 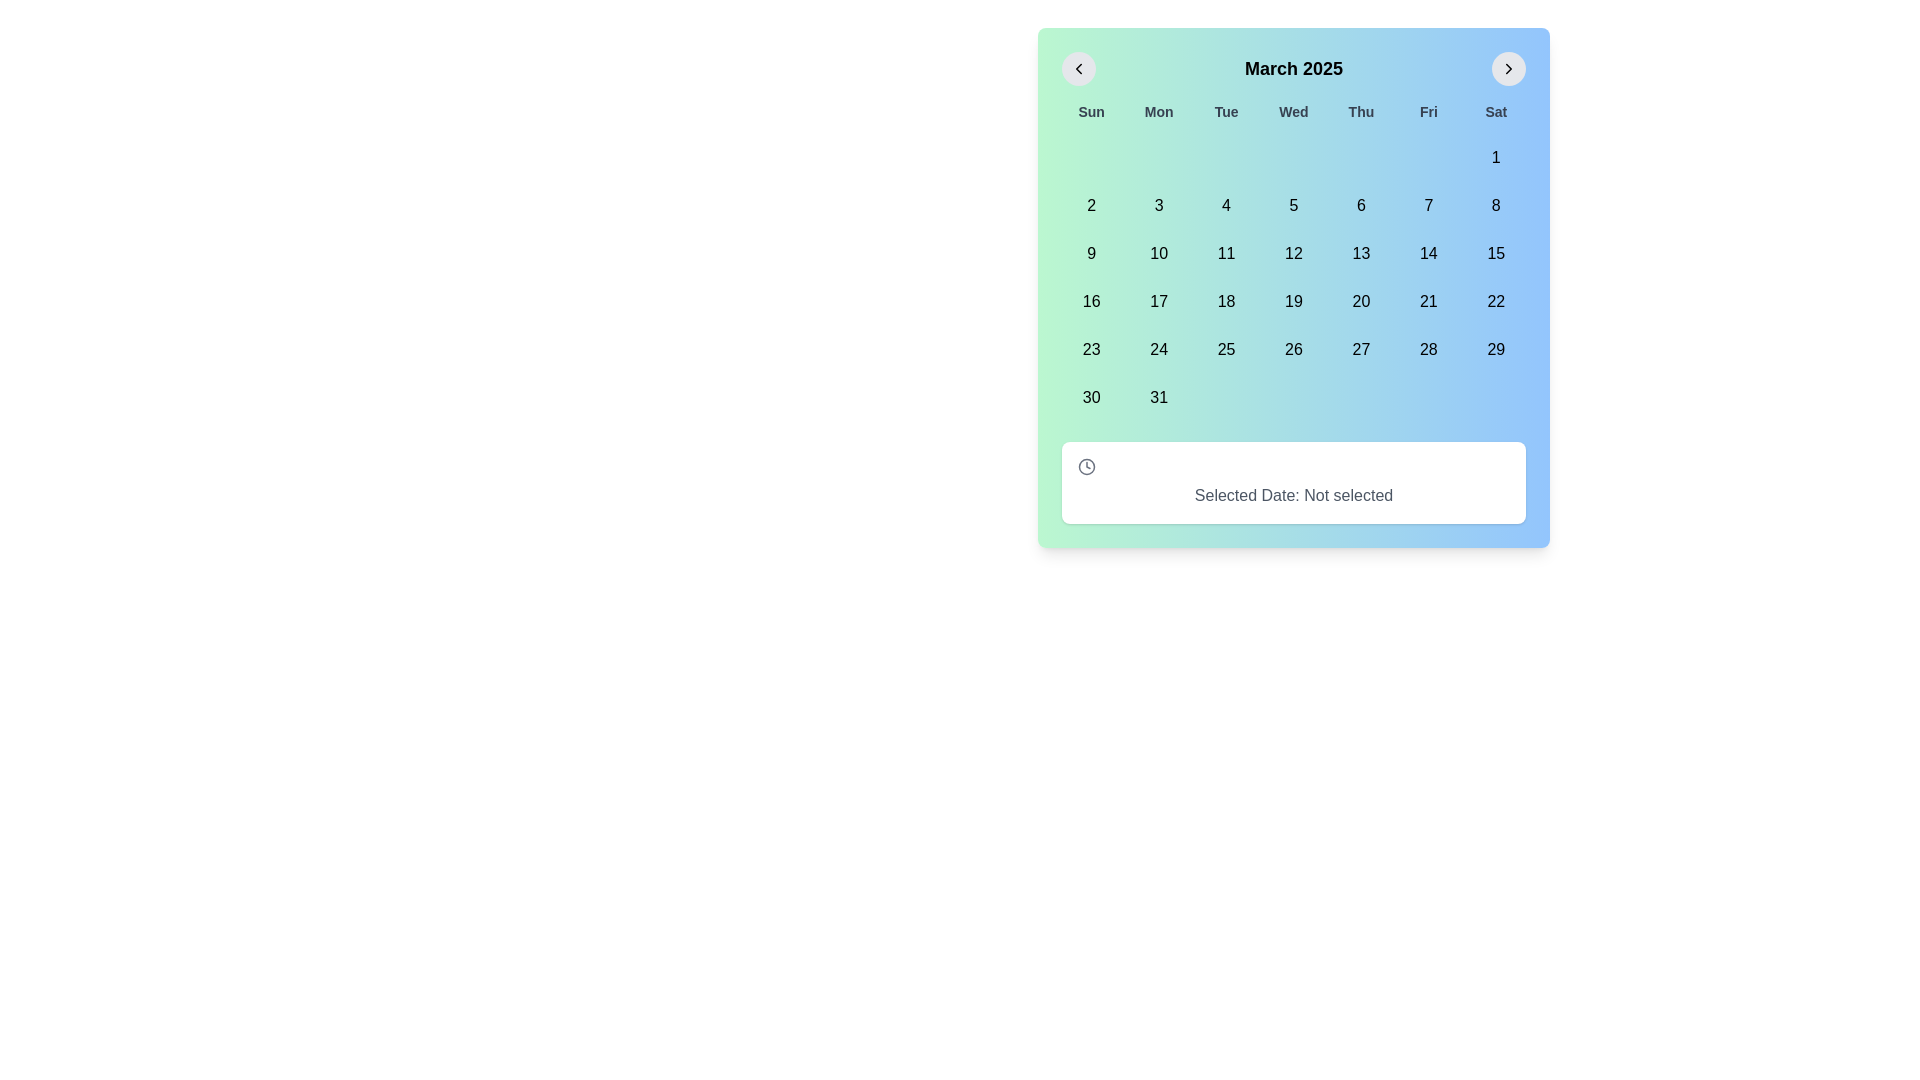 I want to click on the small dot-like indicator located under the 'Fri' column in the calendar interface, positioned in the topmost row of the grid, so click(x=1427, y=157).